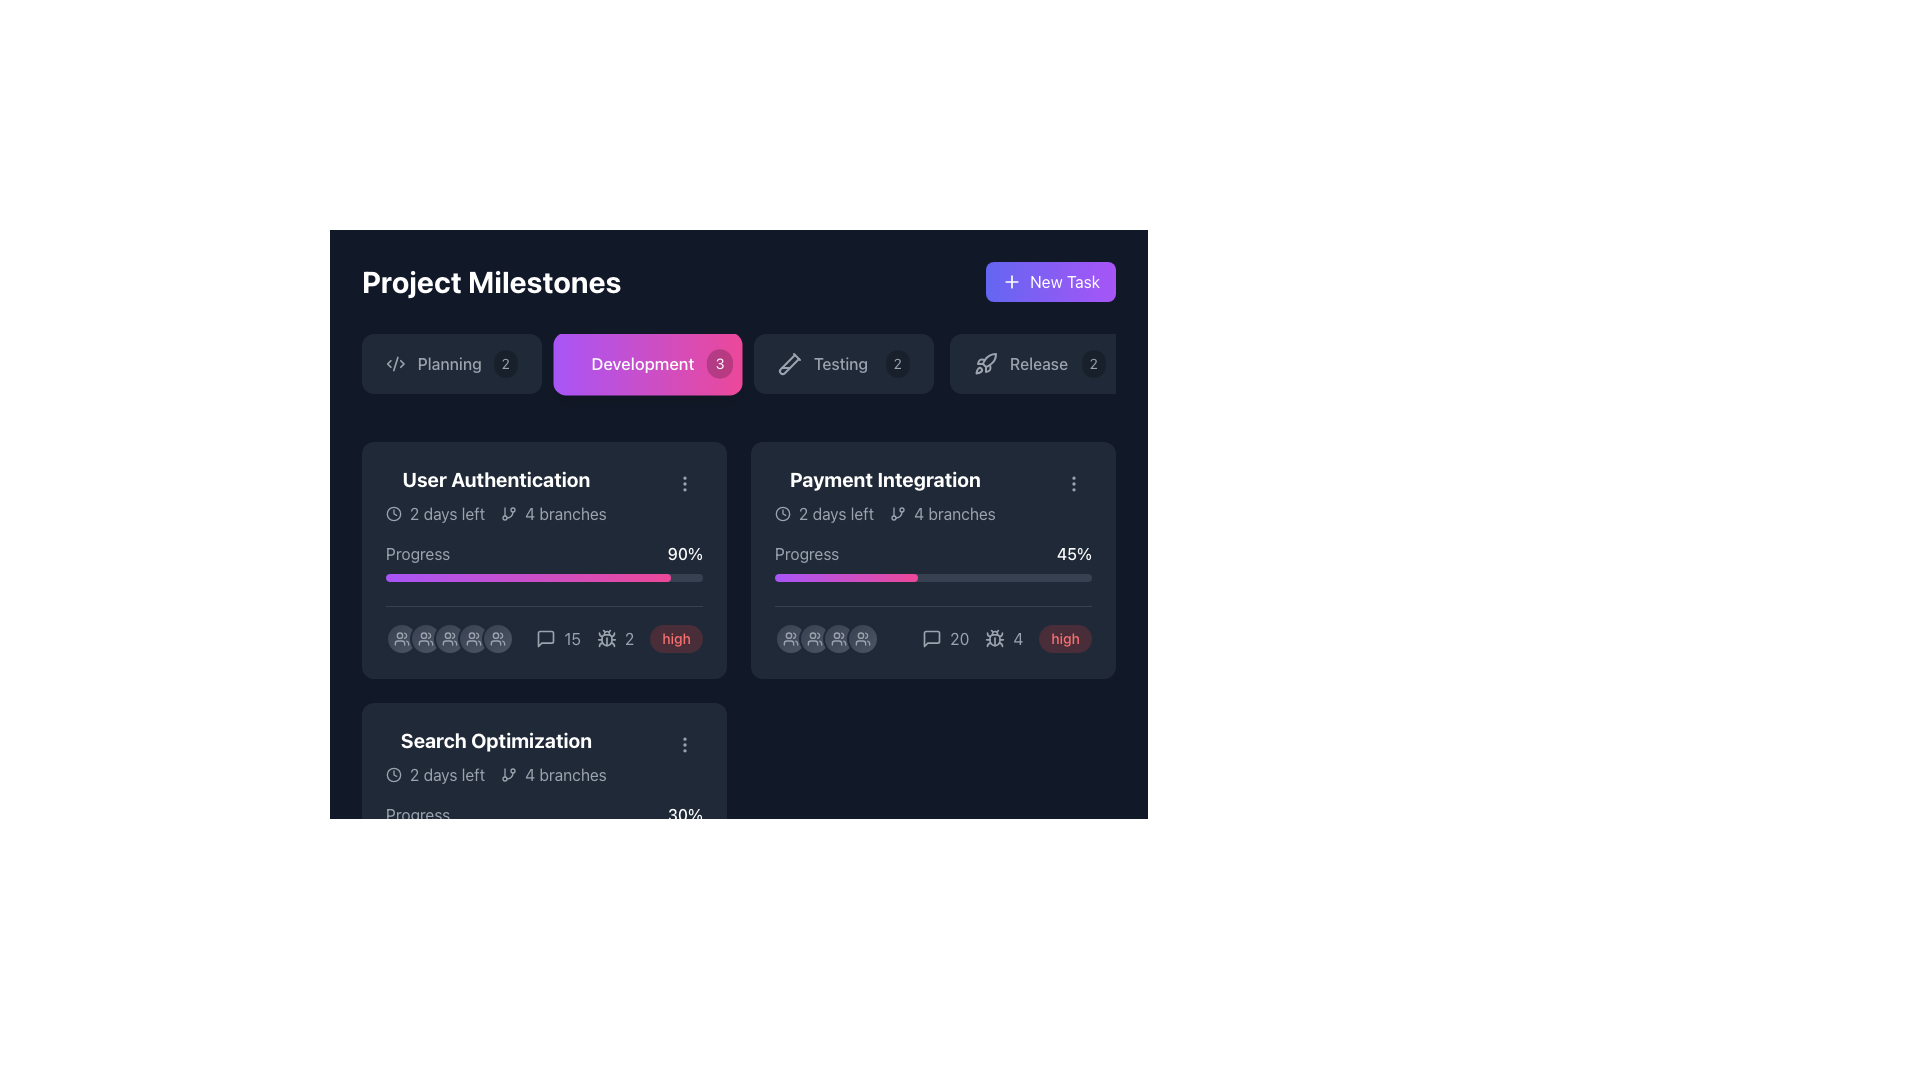 Image resolution: width=1920 pixels, height=1080 pixels. What do you see at coordinates (449, 639) in the screenshot?
I see `the circular Avatar or user icon with a gradient fill and a simplistic user silhouette, located under the 'Development' tab in the 'Project Milestones' area` at bounding box center [449, 639].